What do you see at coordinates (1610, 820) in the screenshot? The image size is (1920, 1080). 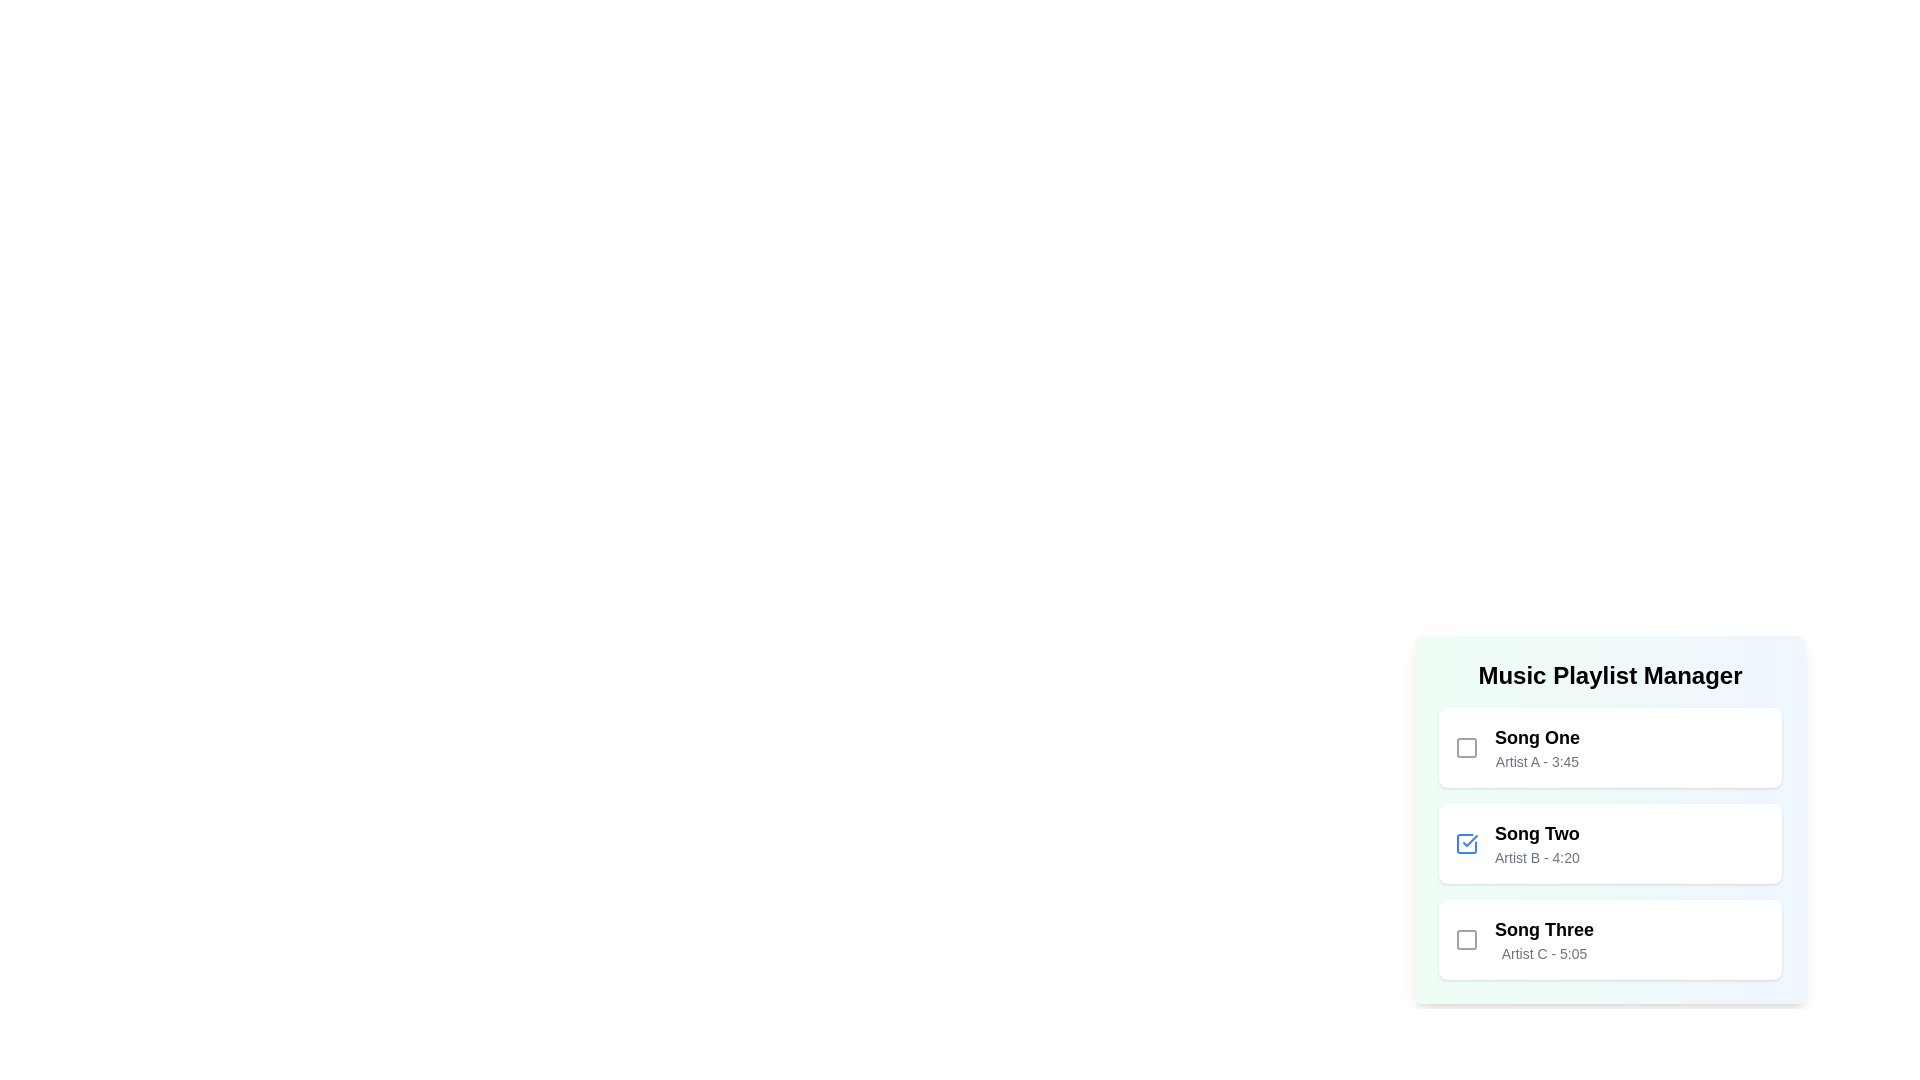 I see `the checkbox of the second selectable item in the music playlist manager` at bounding box center [1610, 820].